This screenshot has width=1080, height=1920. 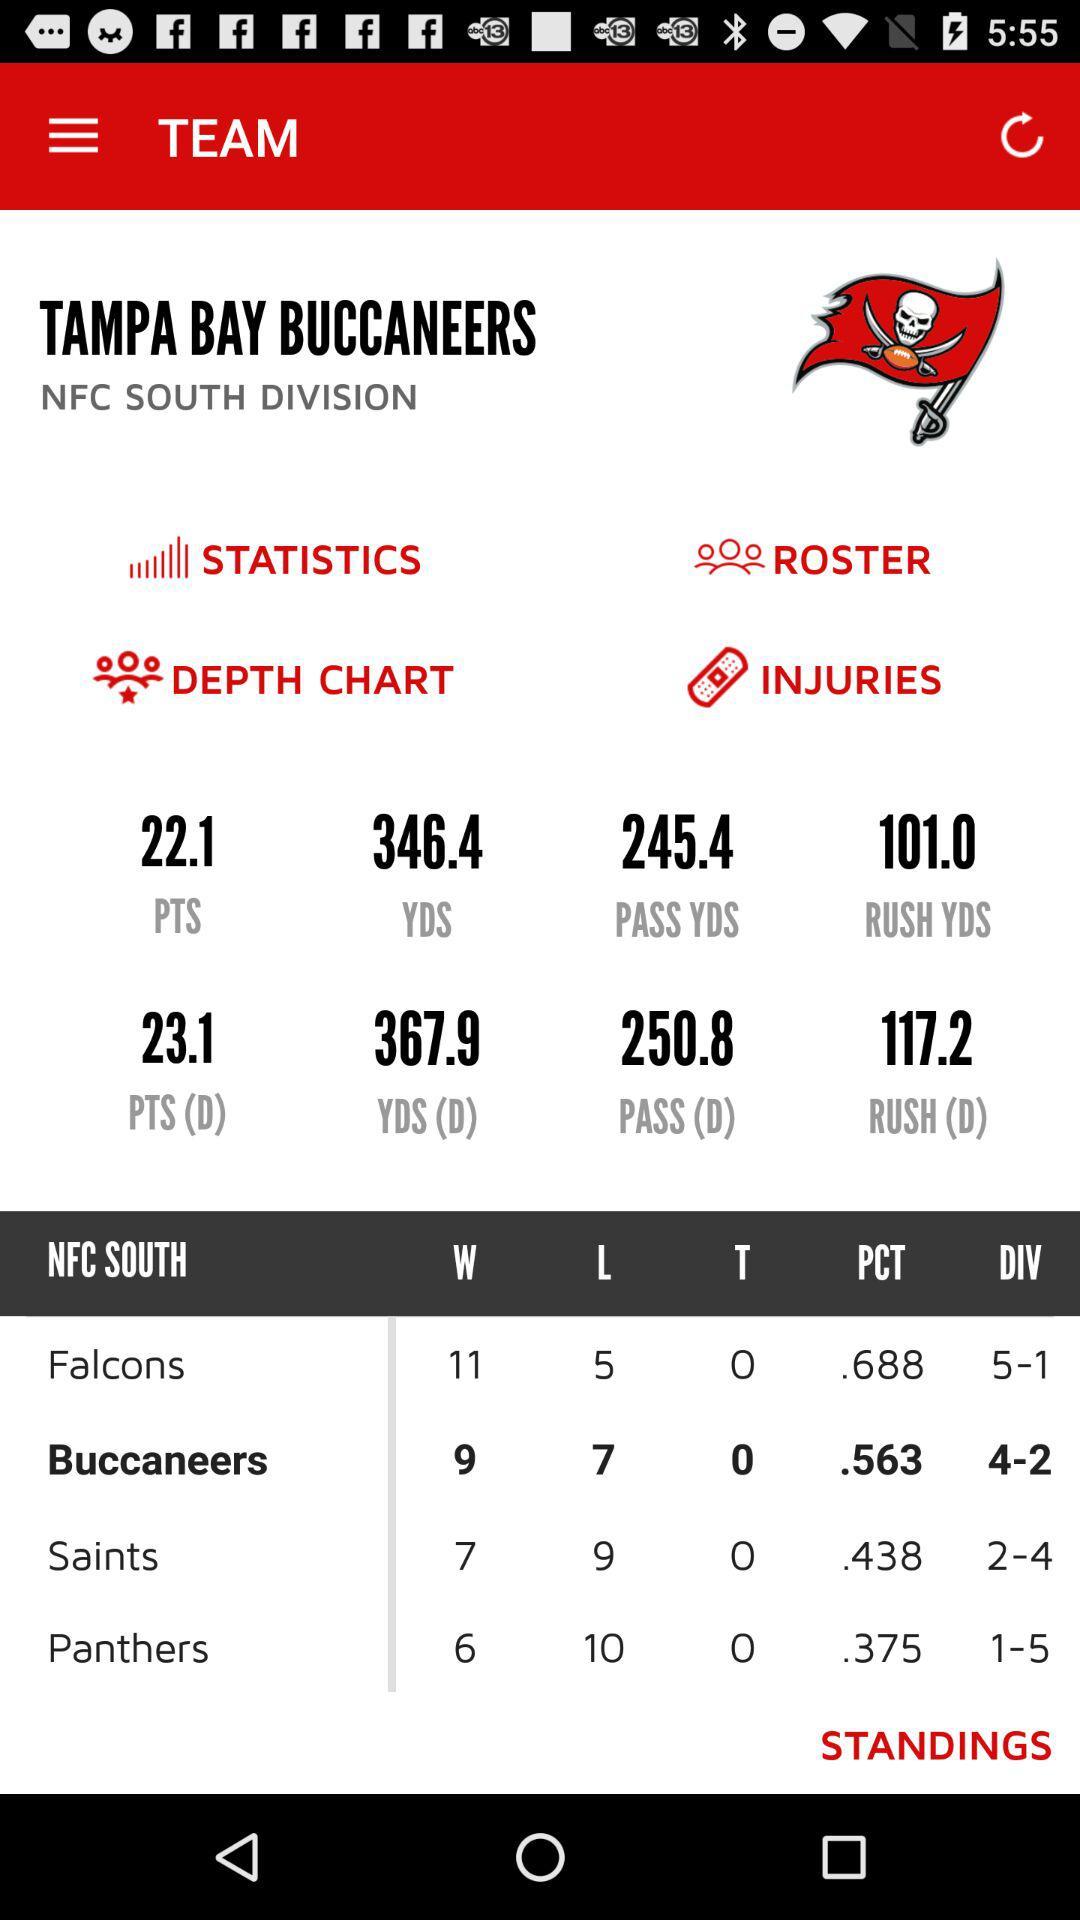 I want to click on item next to the l, so click(x=465, y=1262).